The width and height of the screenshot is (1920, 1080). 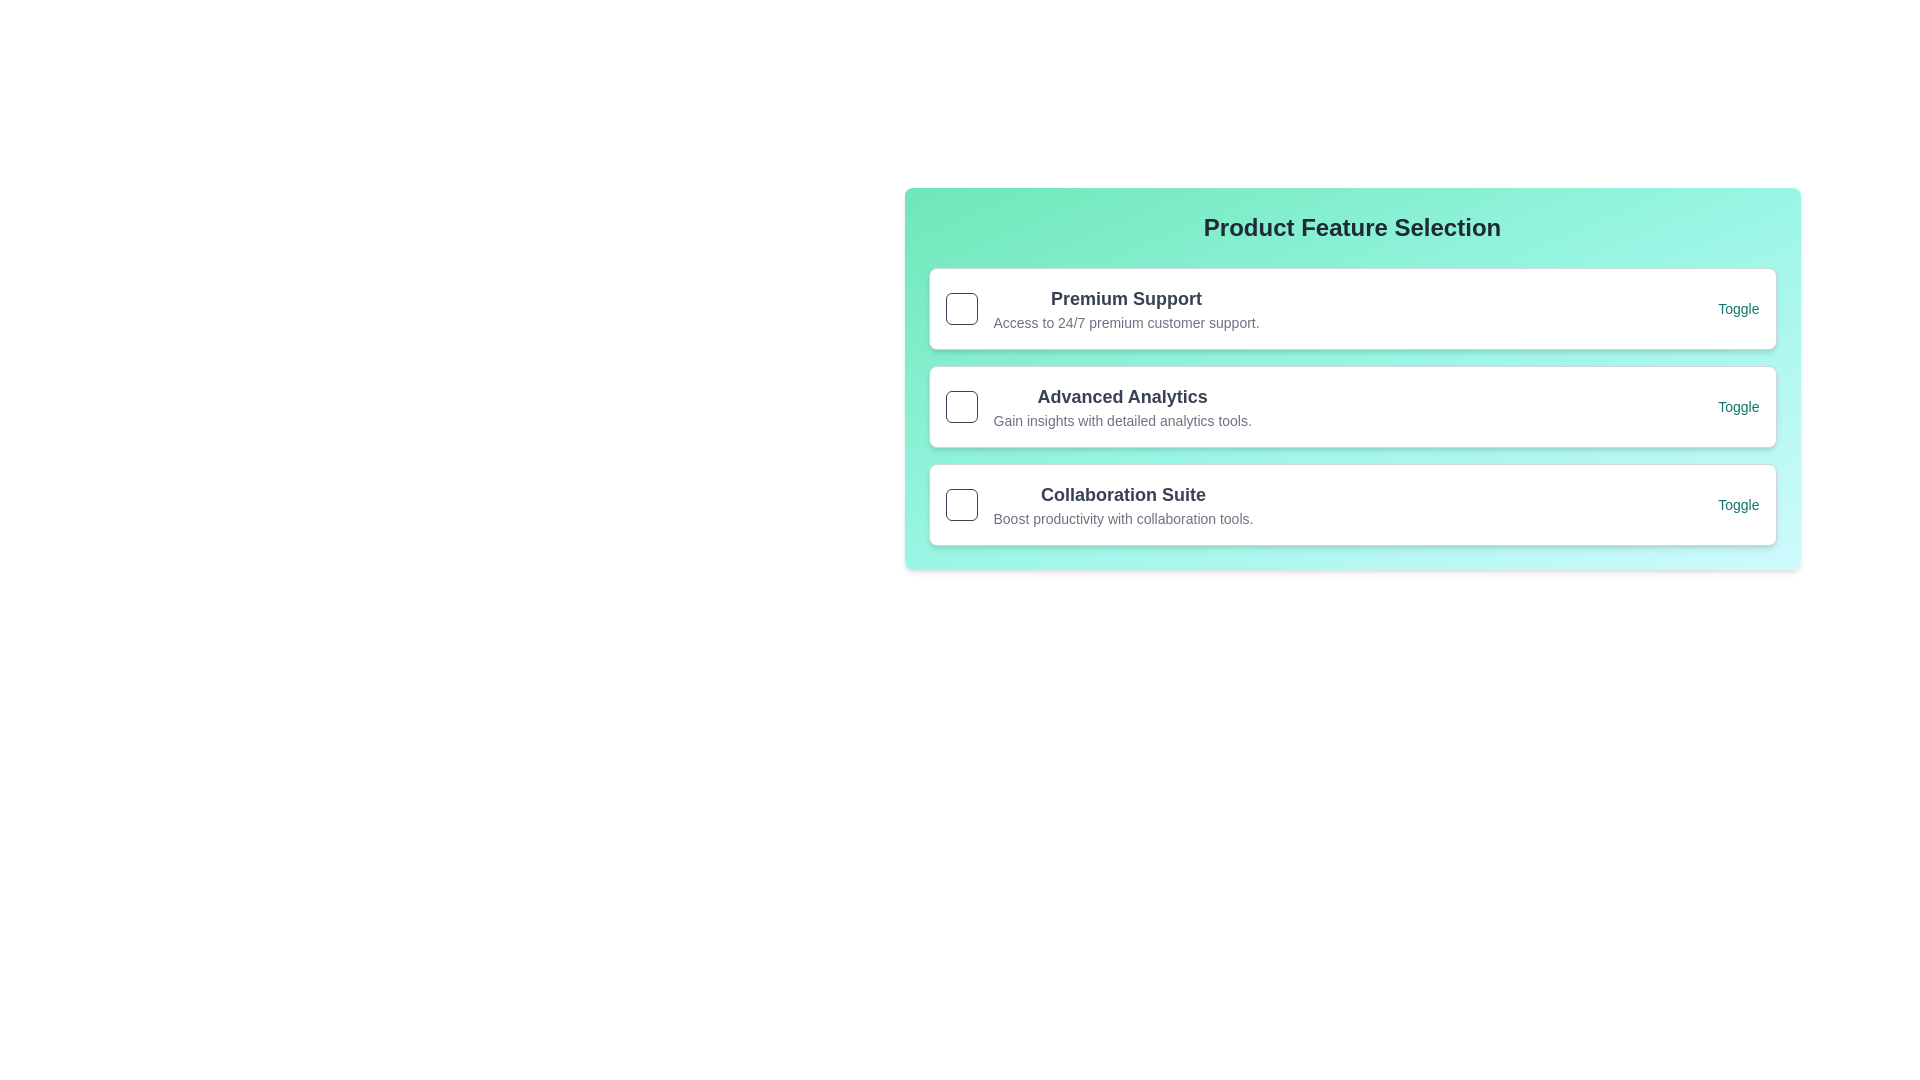 What do you see at coordinates (1126, 299) in the screenshot?
I see `the 'Premium Support' static text label, which is the first feature title in the 'Product Feature Selection' section, rendered in bold against a light background` at bounding box center [1126, 299].